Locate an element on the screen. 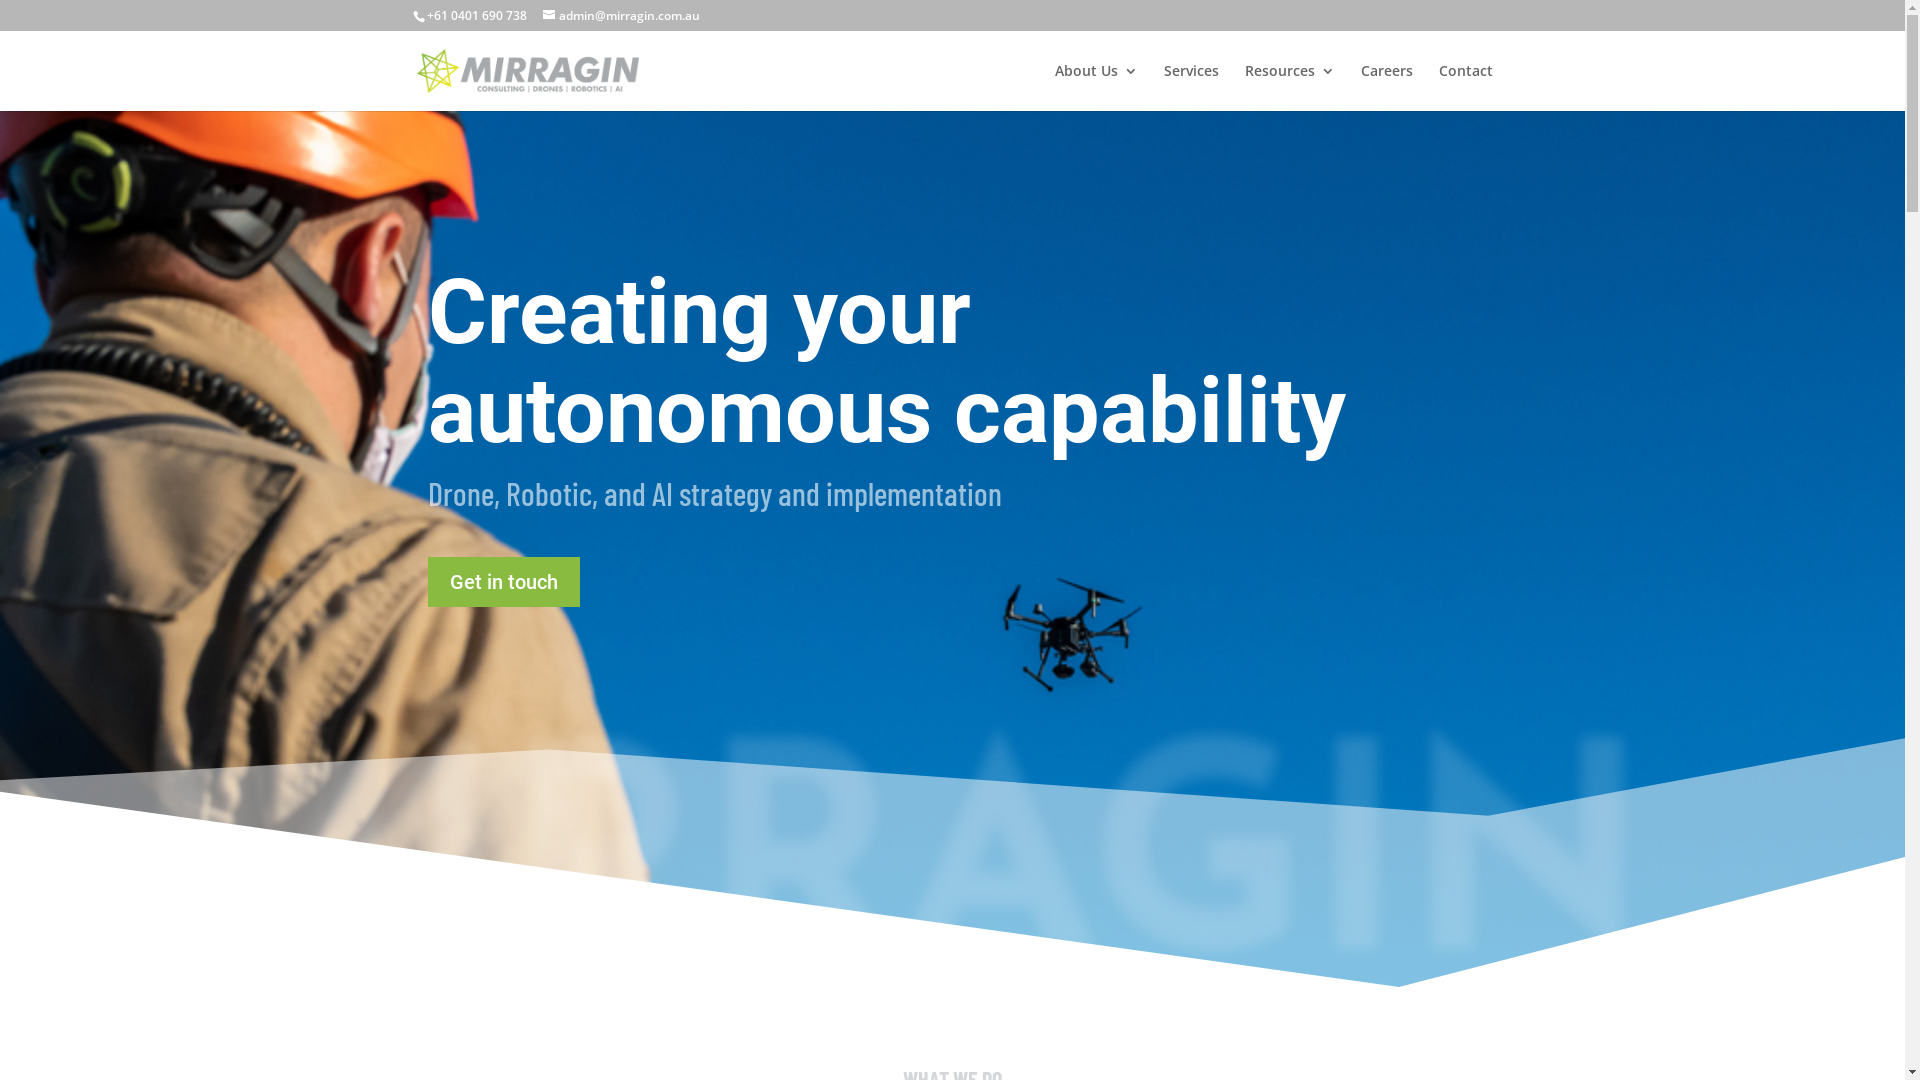  'Get in touch' is located at coordinates (504, 582).